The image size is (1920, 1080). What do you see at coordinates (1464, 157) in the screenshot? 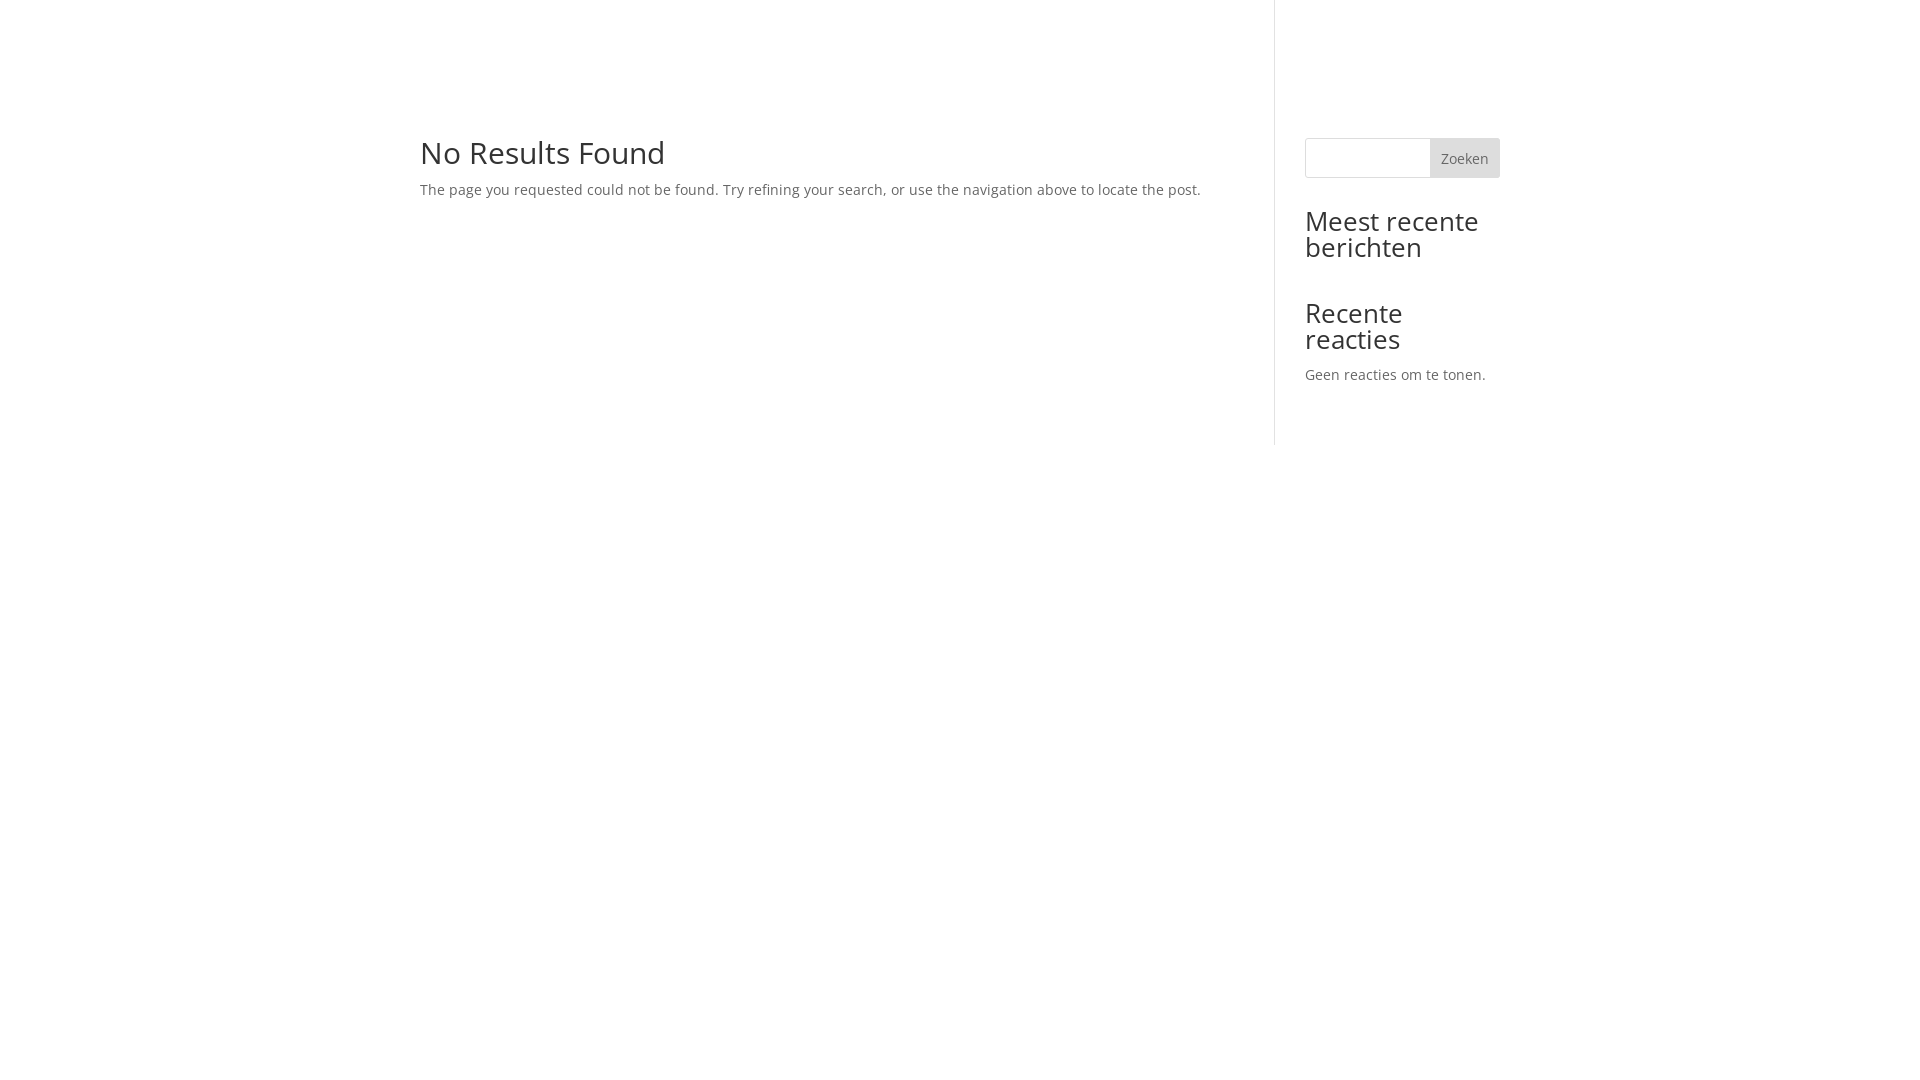
I see `'Zoeken'` at bounding box center [1464, 157].